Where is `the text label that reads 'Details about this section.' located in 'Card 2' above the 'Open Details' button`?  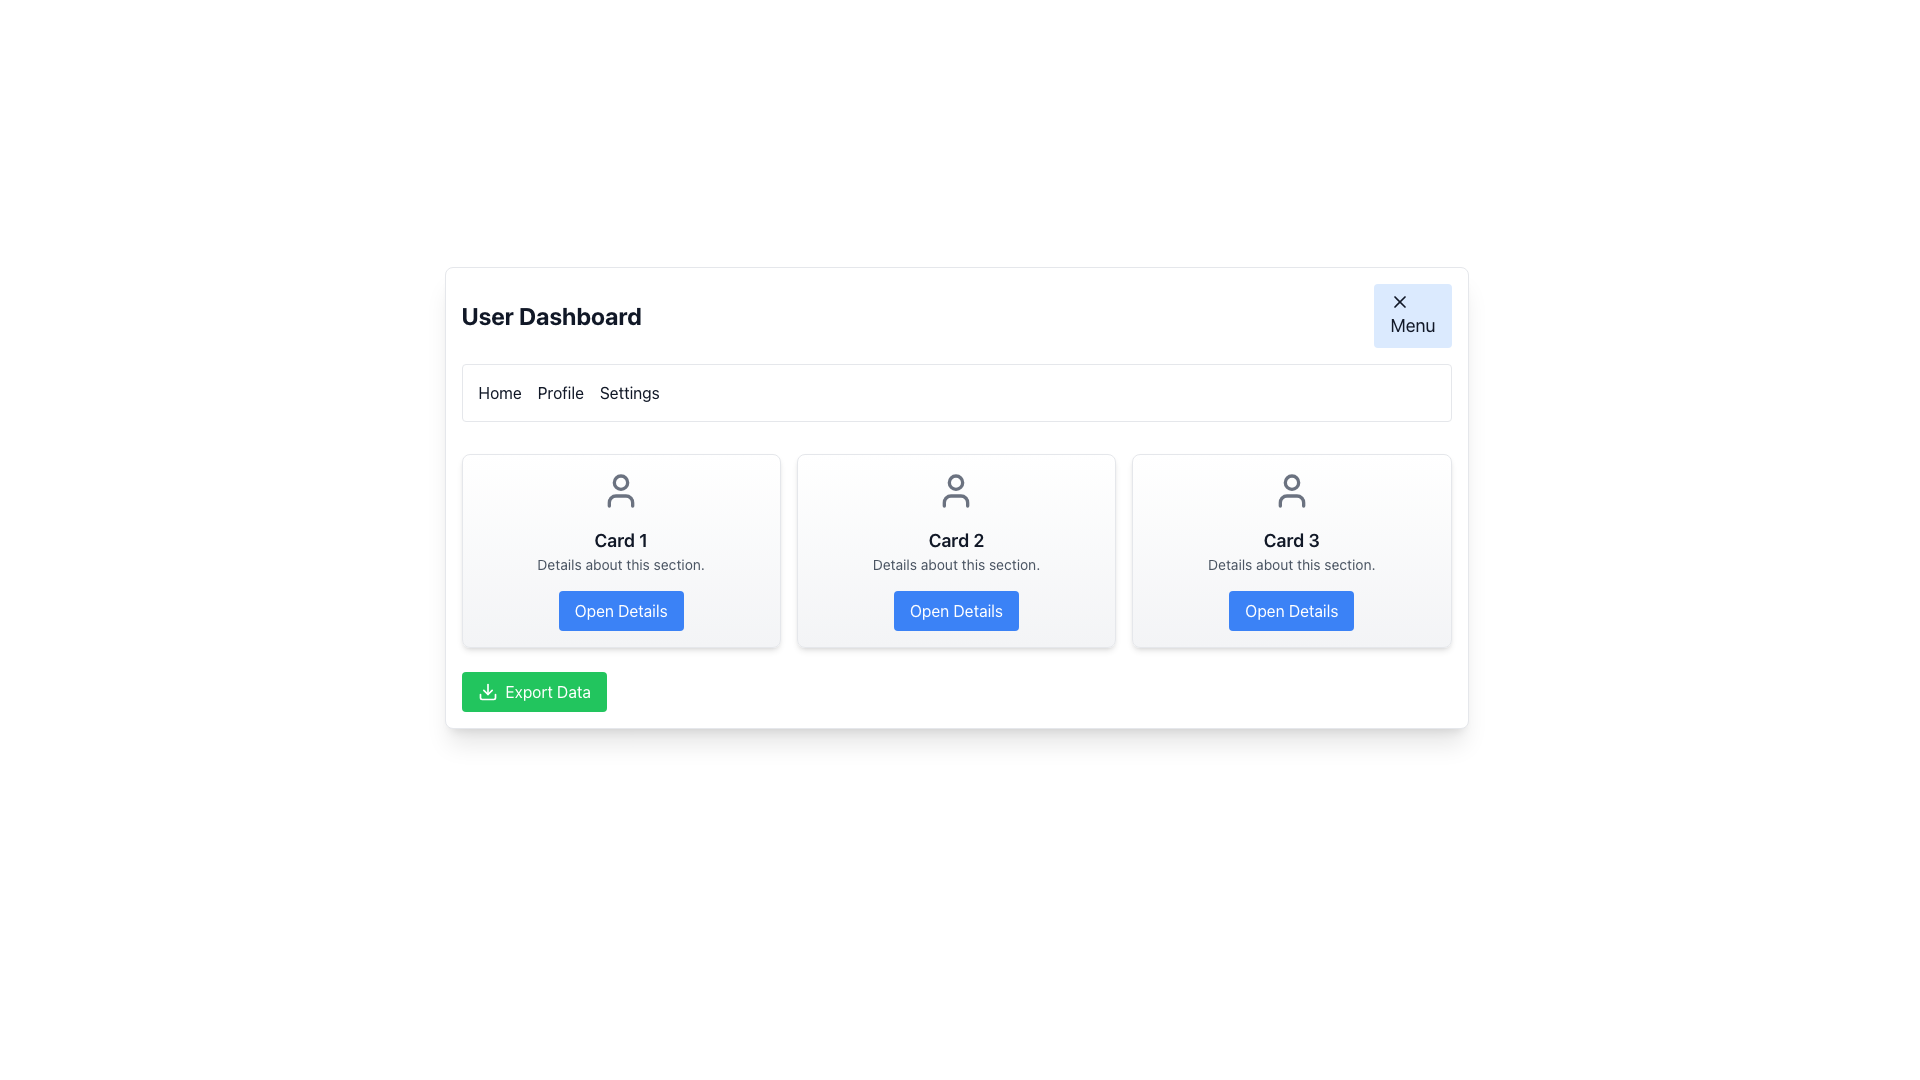 the text label that reads 'Details about this section.' located in 'Card 2' above the 'Open Details' button is located at coordinates (955, 564).